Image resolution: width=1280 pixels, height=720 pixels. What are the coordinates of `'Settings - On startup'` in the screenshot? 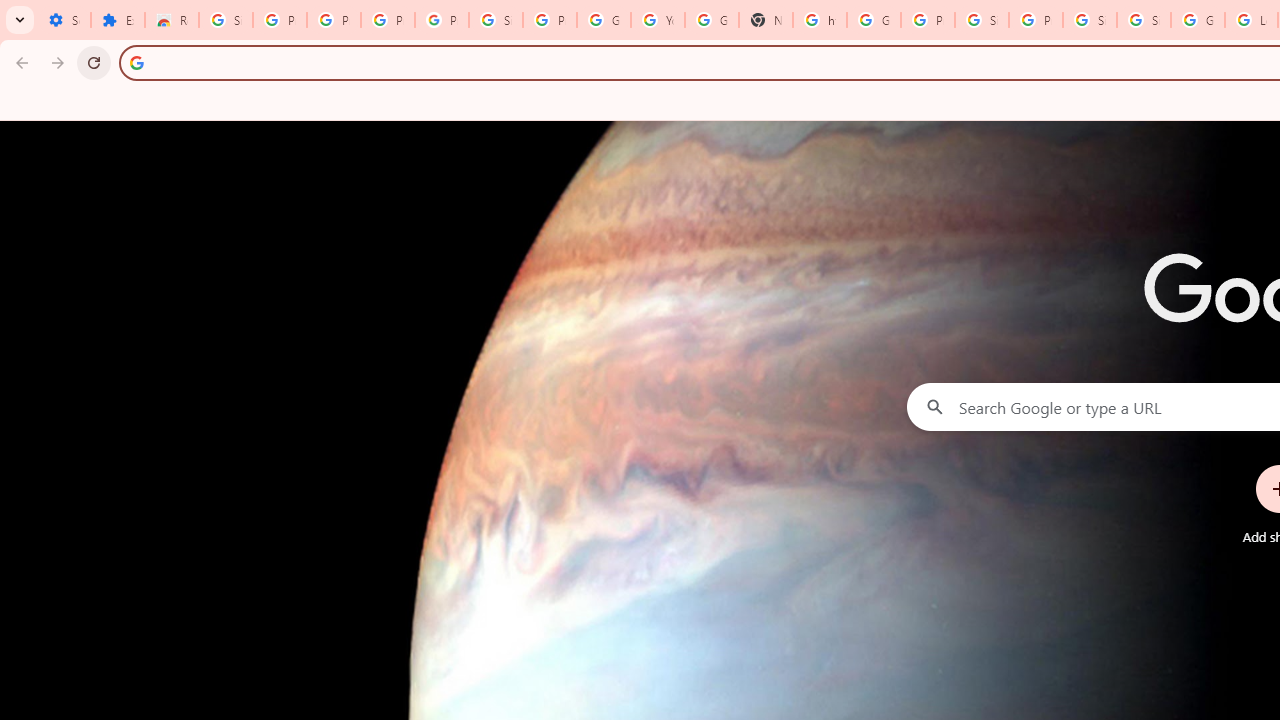 It's located at (64, 20).